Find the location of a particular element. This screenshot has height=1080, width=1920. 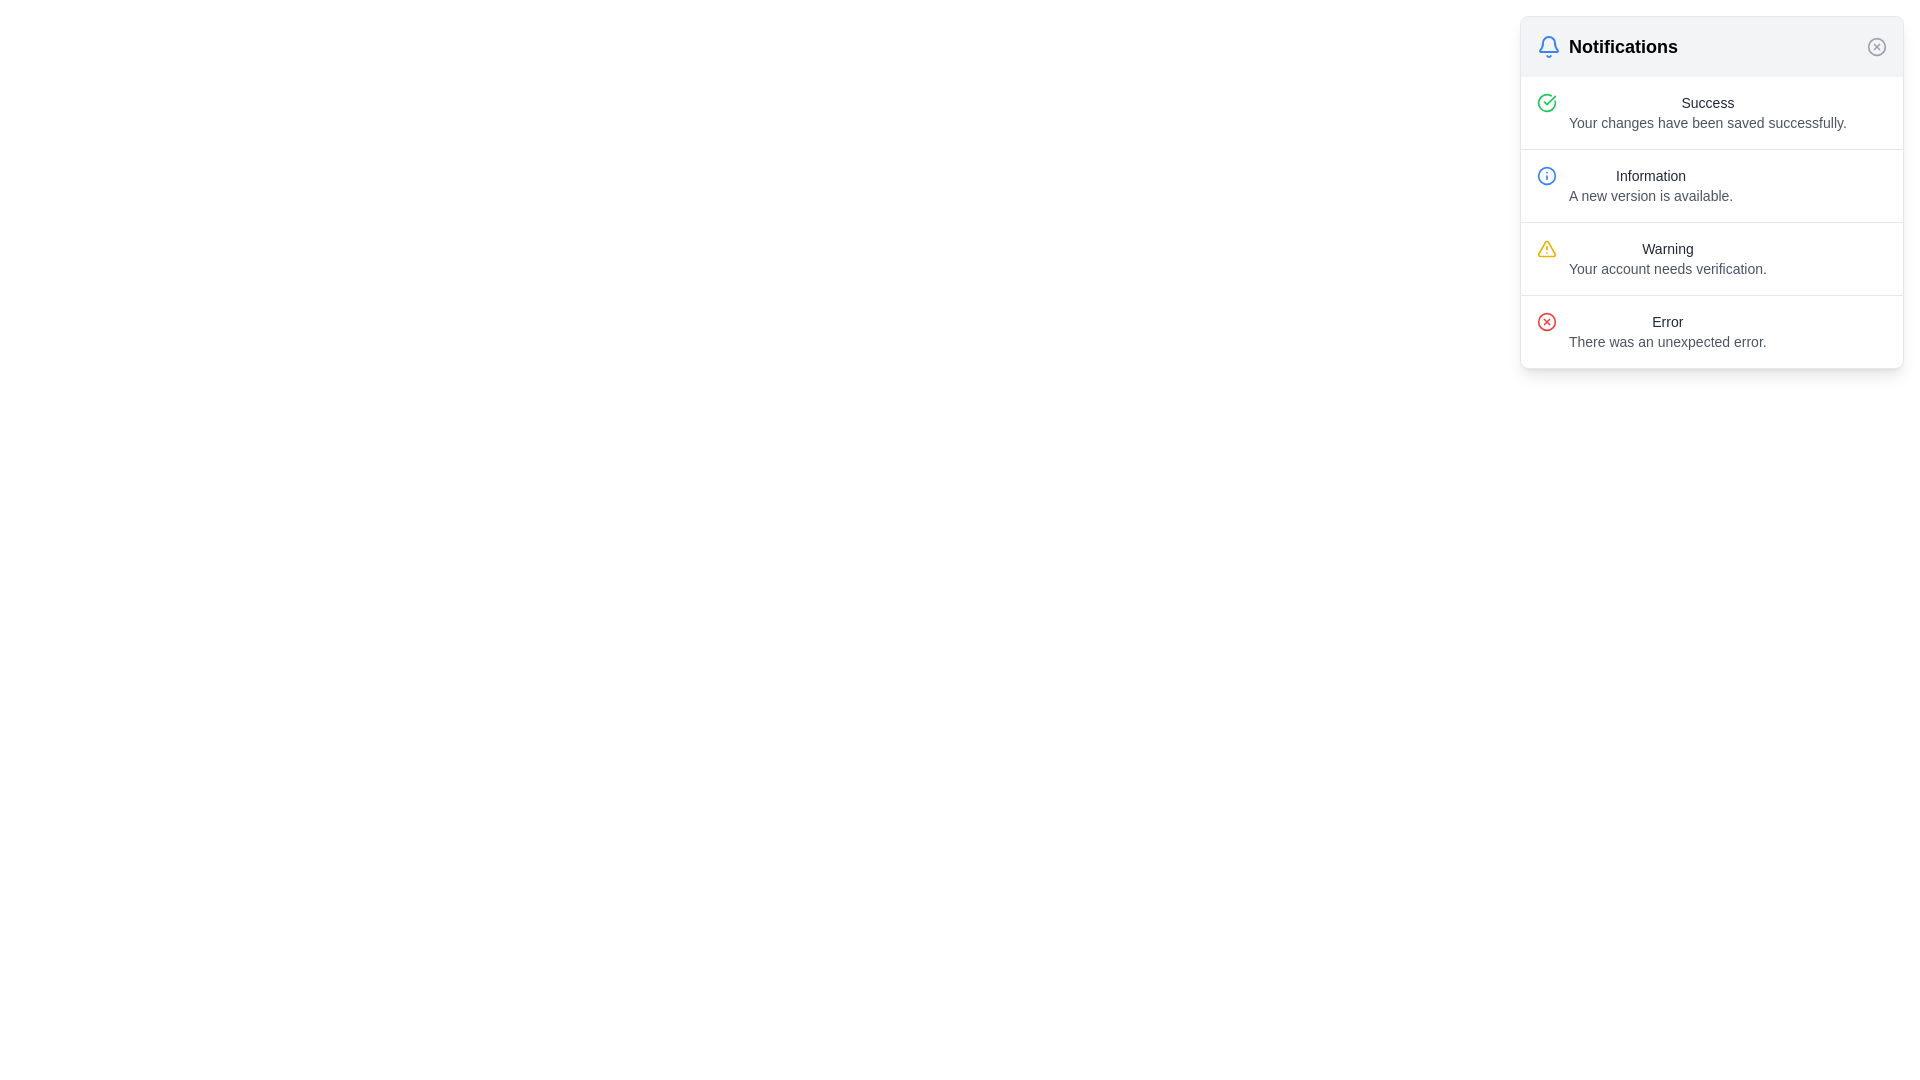

the informational Text Label confirming successful modifications, located beneath the bolded 'Success' text in the right upper section of the interface is located at coordinates (1706, 123).